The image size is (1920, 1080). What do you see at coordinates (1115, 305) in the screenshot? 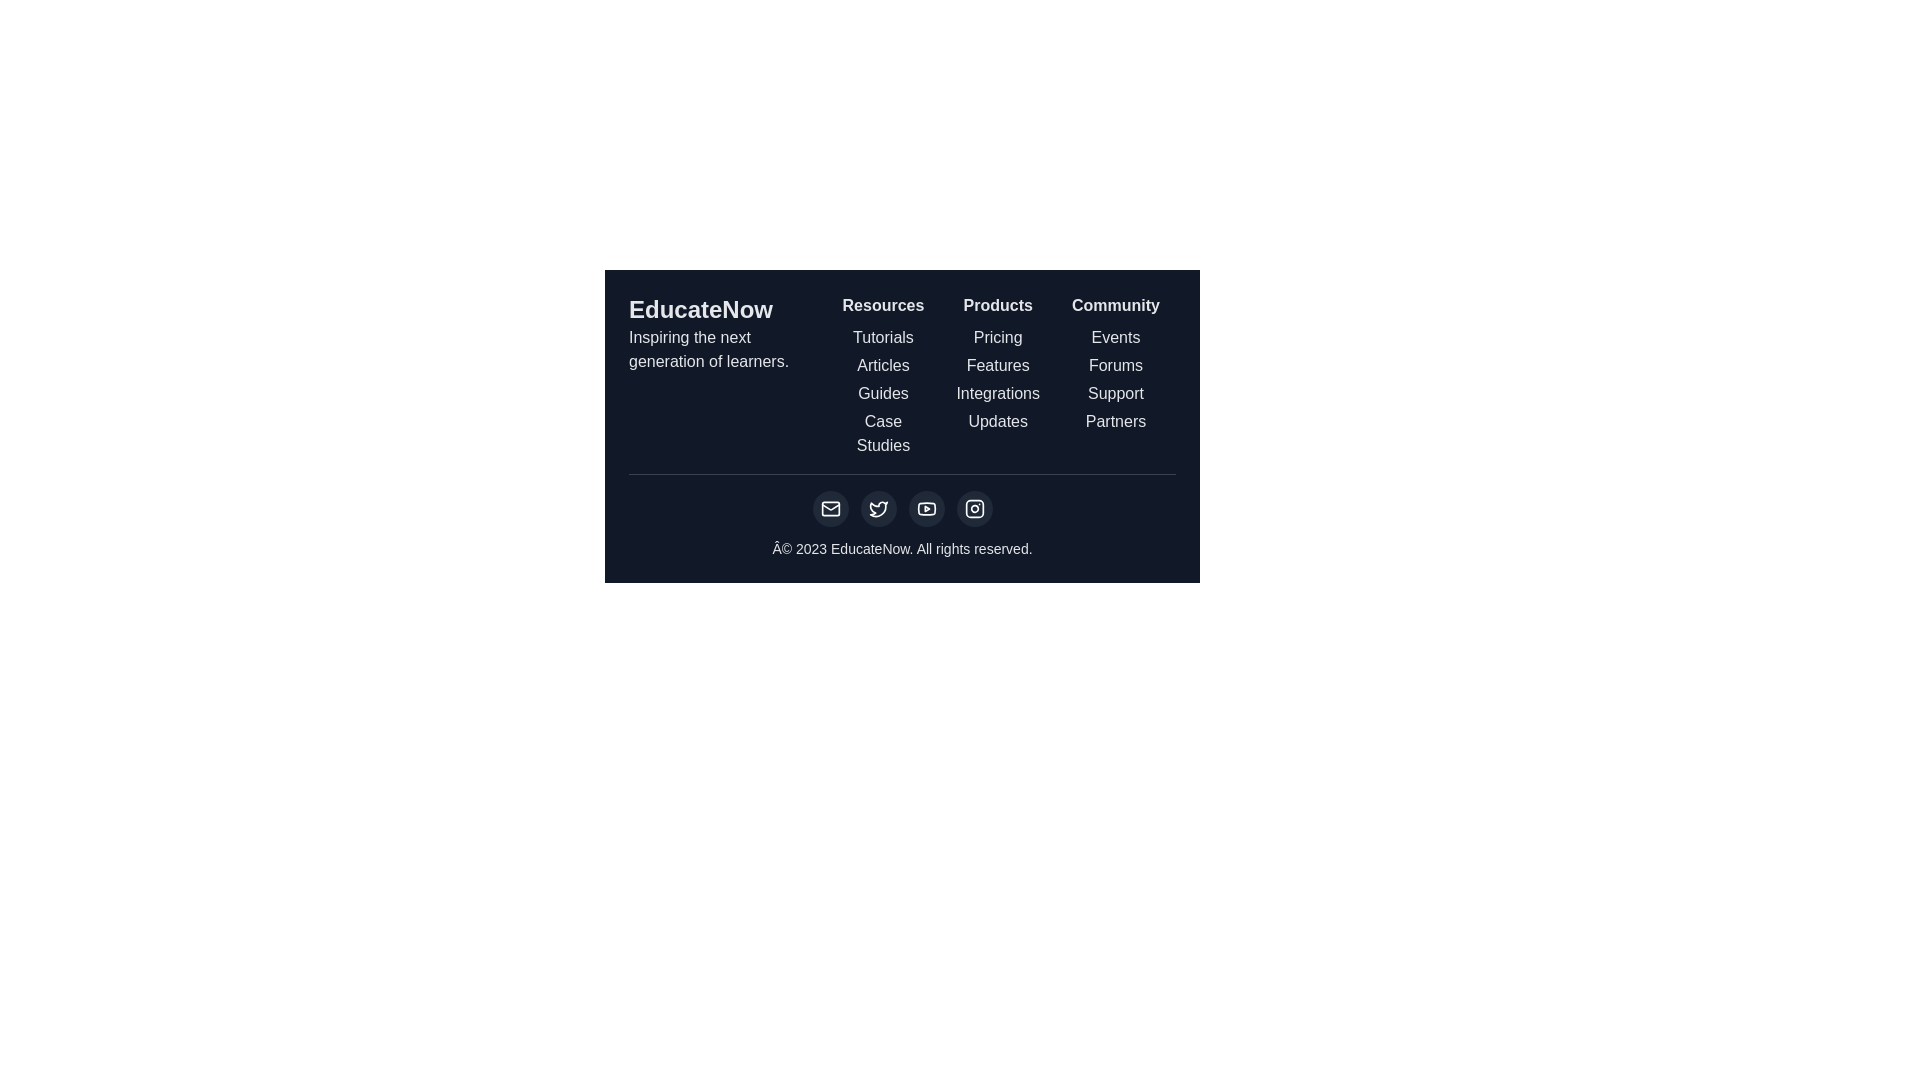
I see `the 'Community' text element, which is styled in bold white font on a dark blue background, and is the first item in a vertical list of links` at bounding box center [1115, 305].